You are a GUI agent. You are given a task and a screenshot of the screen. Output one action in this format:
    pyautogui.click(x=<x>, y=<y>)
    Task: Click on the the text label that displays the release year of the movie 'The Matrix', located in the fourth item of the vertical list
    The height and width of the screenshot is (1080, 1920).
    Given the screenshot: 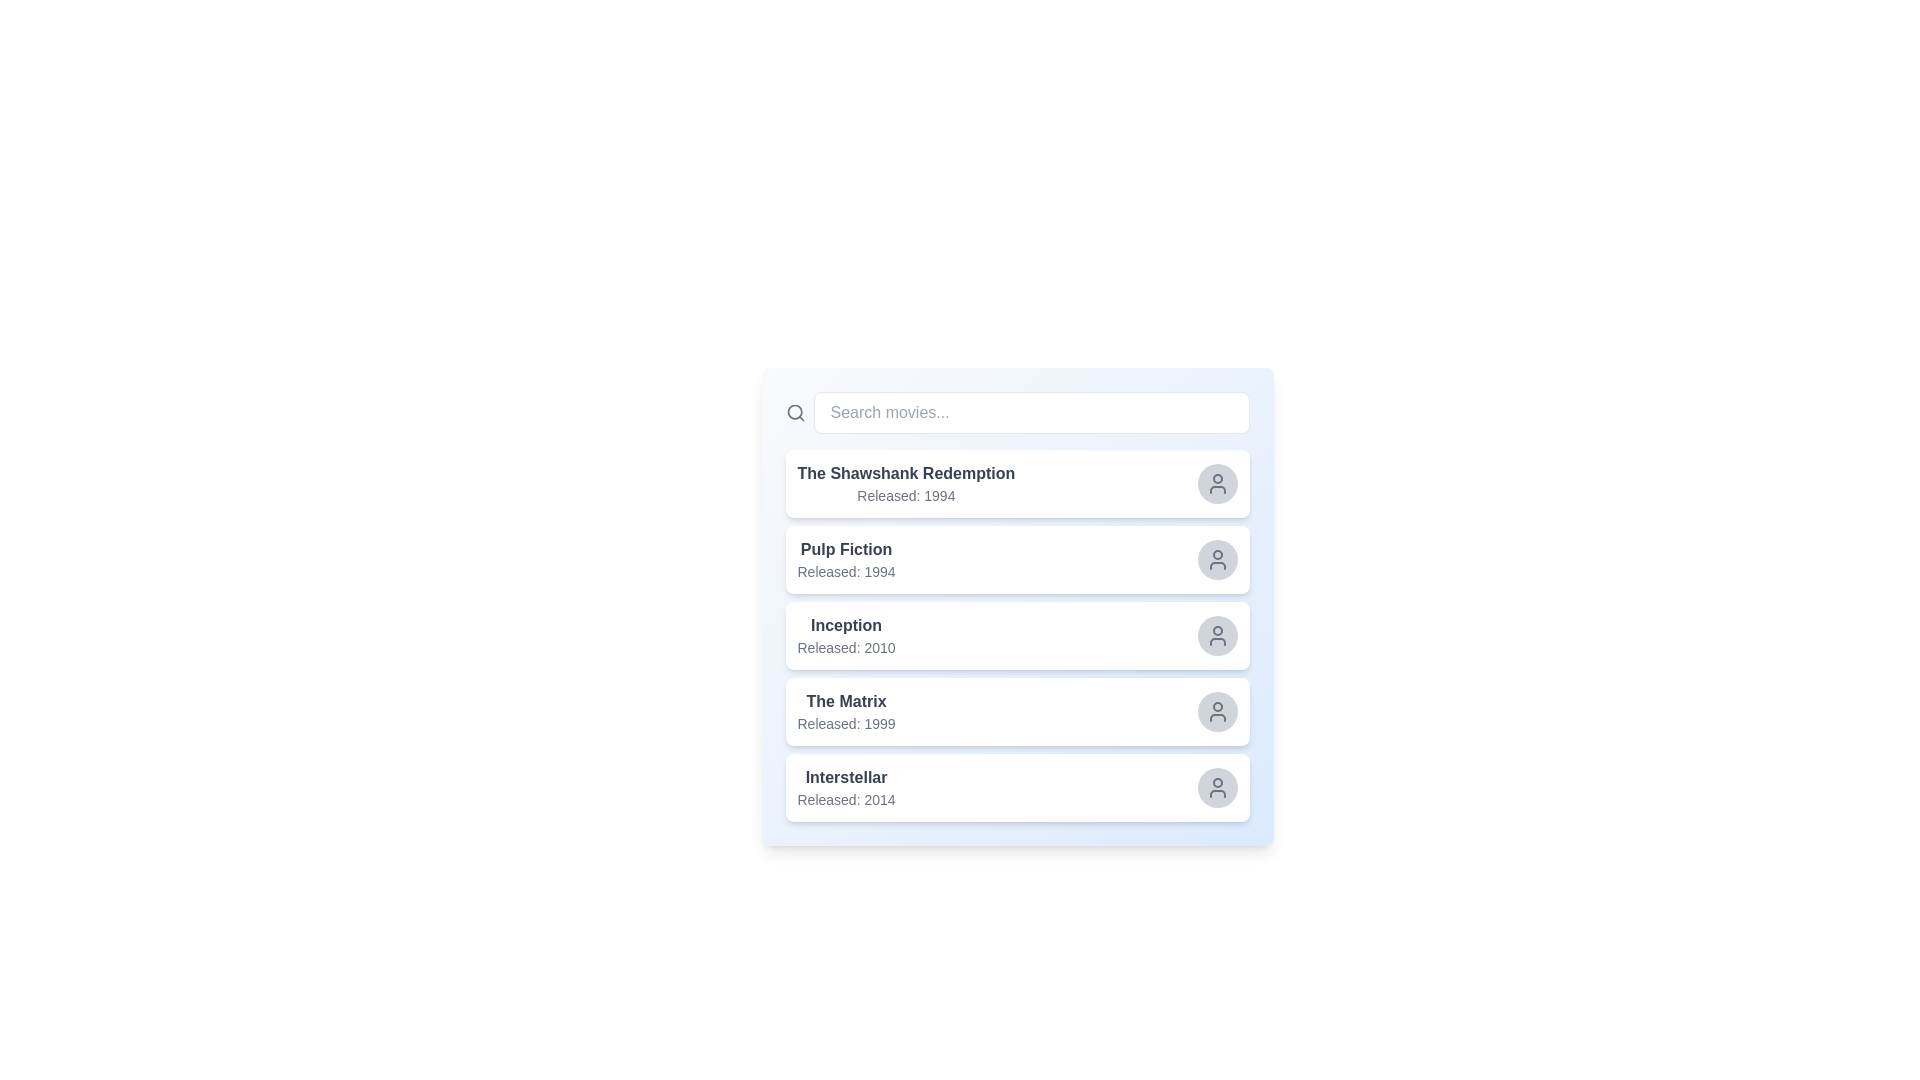 What is the action you would take?
    pyautogui.click(x=846, y=724)
    